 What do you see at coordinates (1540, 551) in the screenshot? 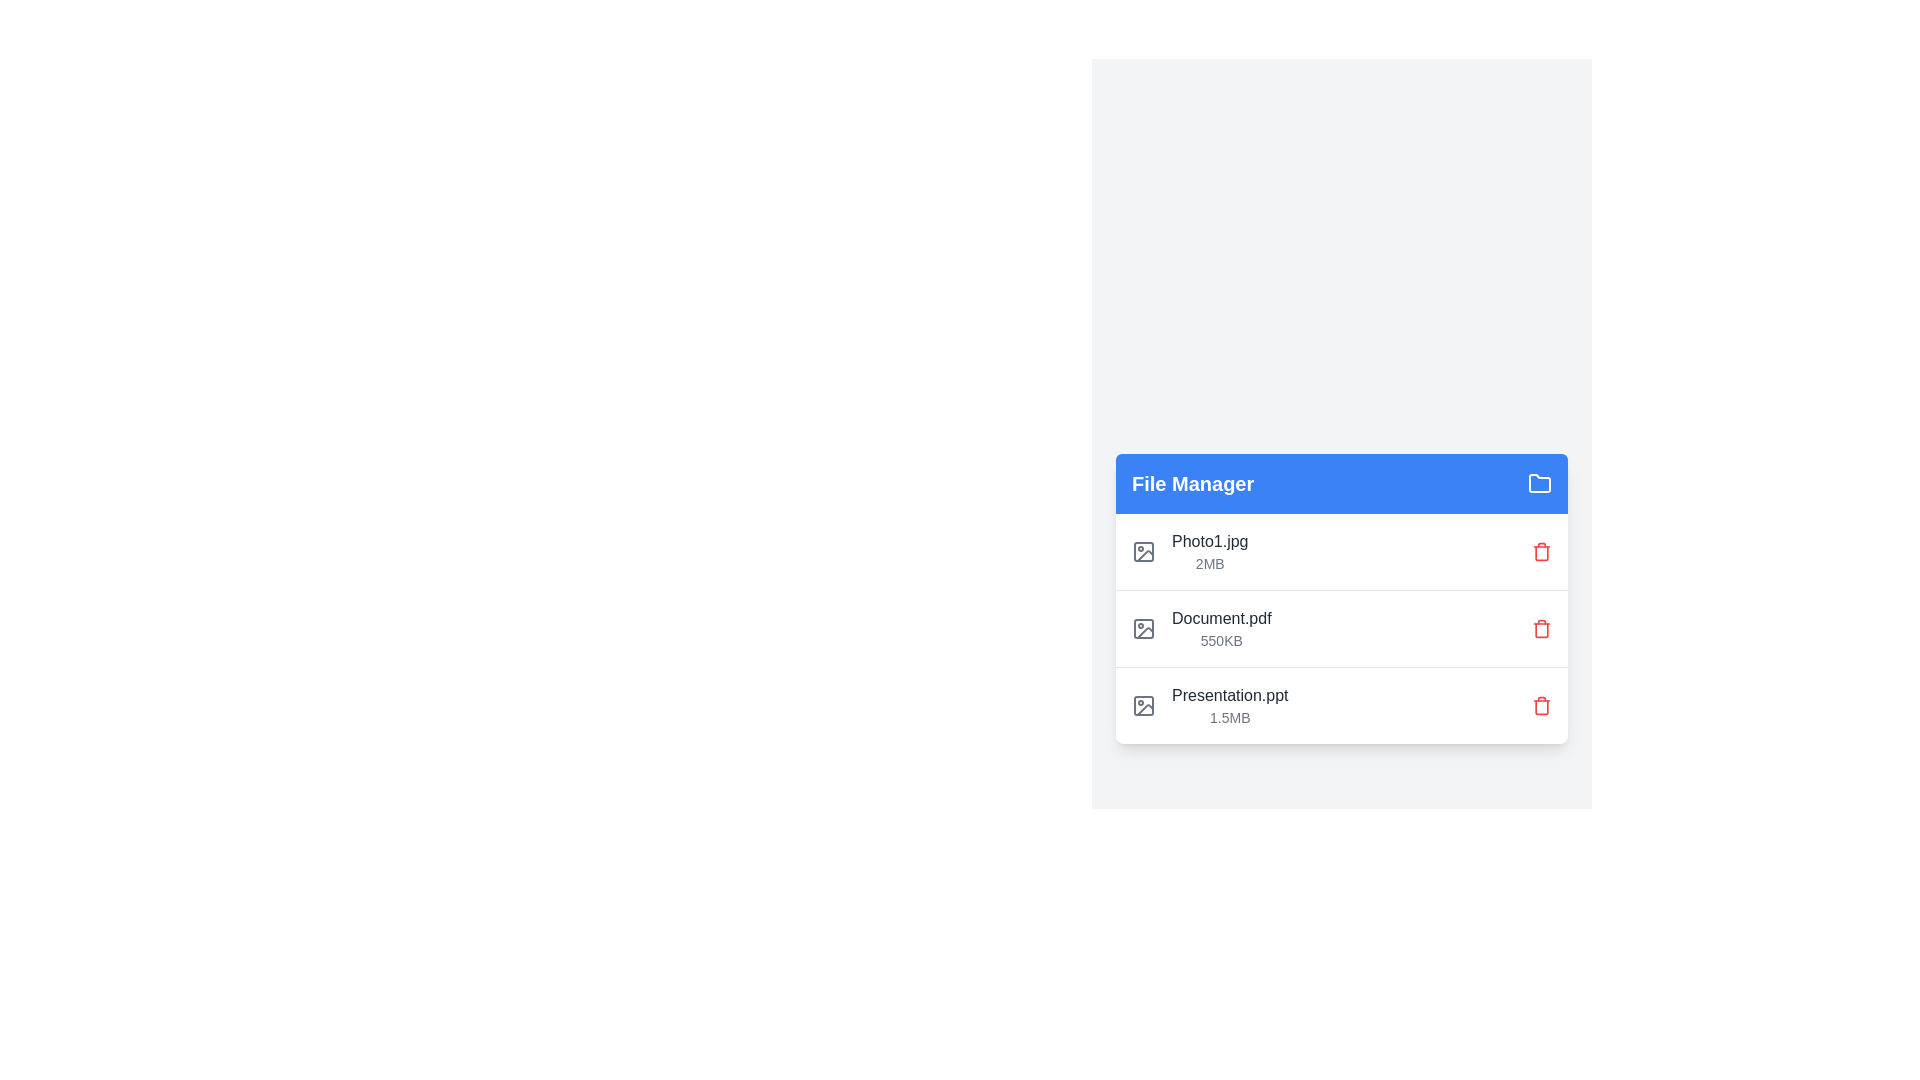
I see `the delete icon button located on the far-right side of the row labeled 'Photo1.jpg'` at bounding box center [1540, 551].